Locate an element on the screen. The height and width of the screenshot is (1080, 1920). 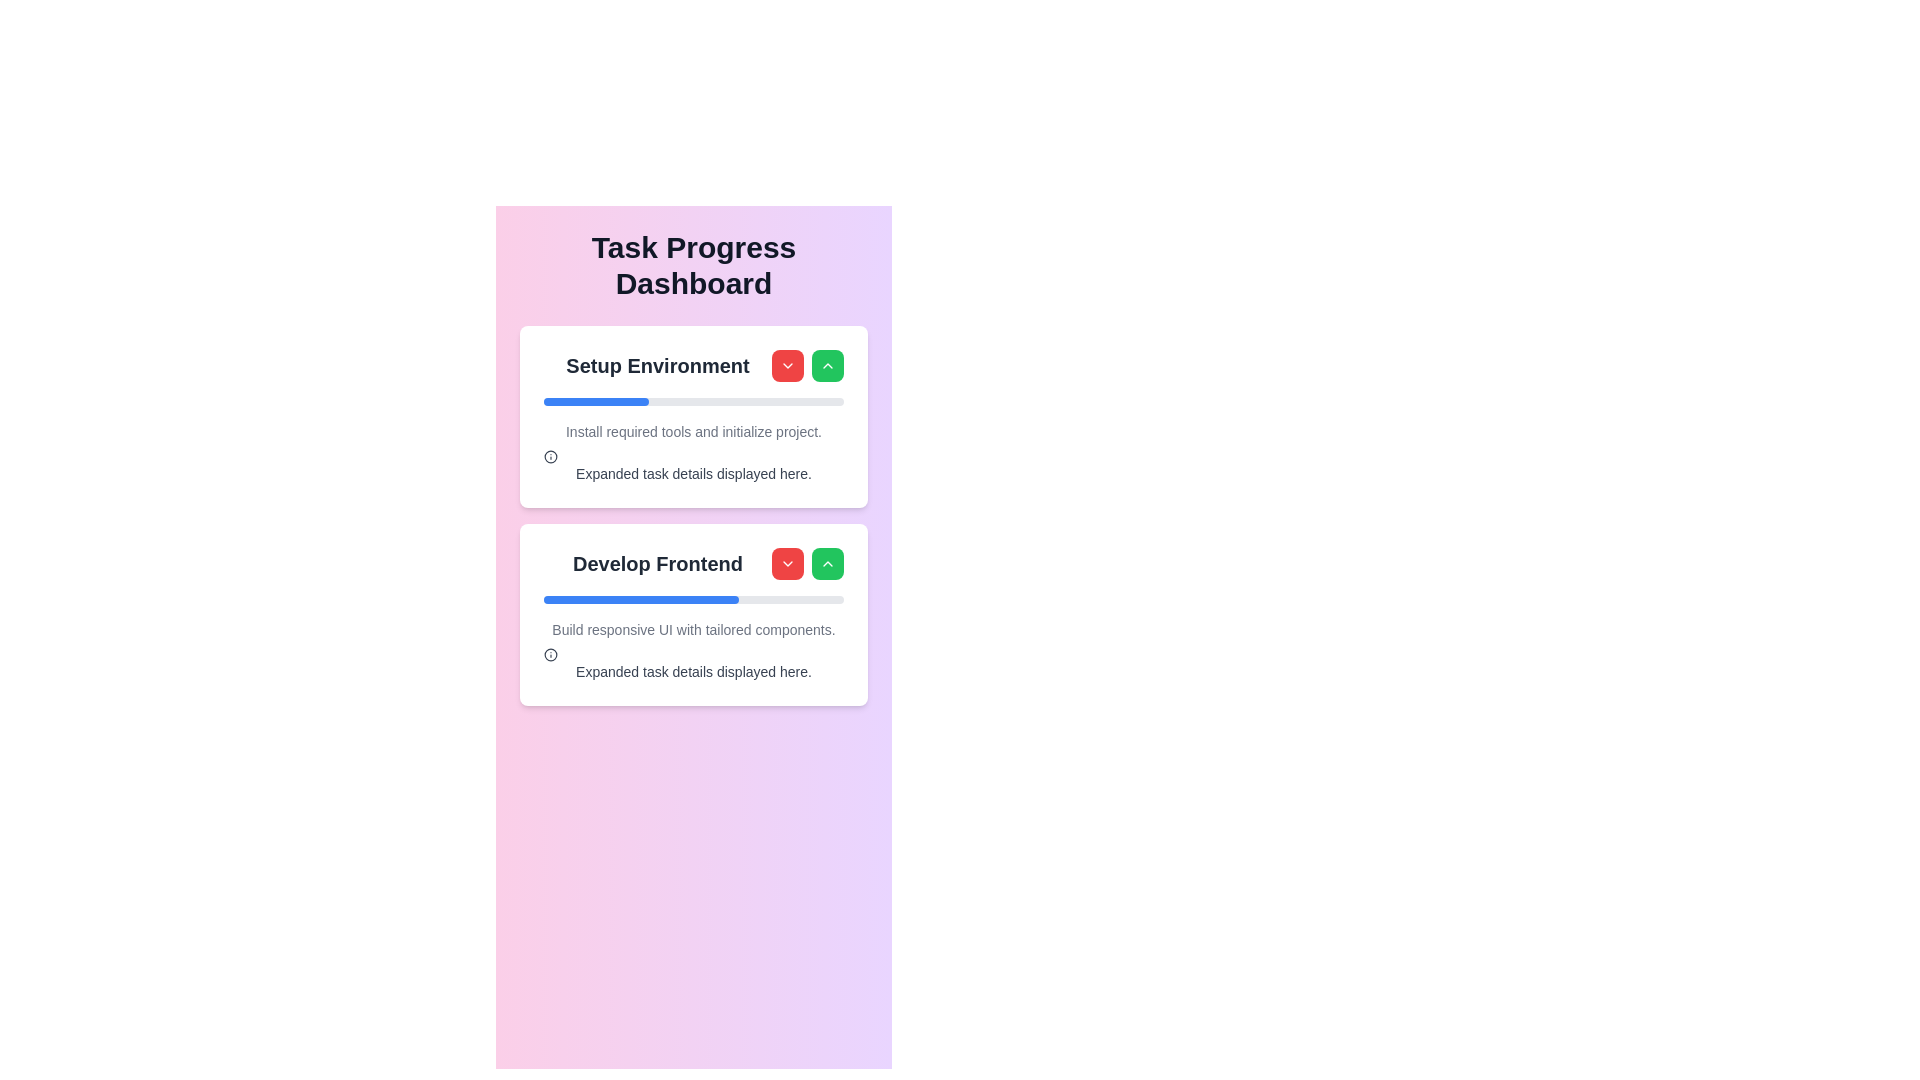
the text label with an icon located below the text 'Build responsive UI with tailored components.' in the 'Develop Frontend' task section is located at coordinates (694, 664).